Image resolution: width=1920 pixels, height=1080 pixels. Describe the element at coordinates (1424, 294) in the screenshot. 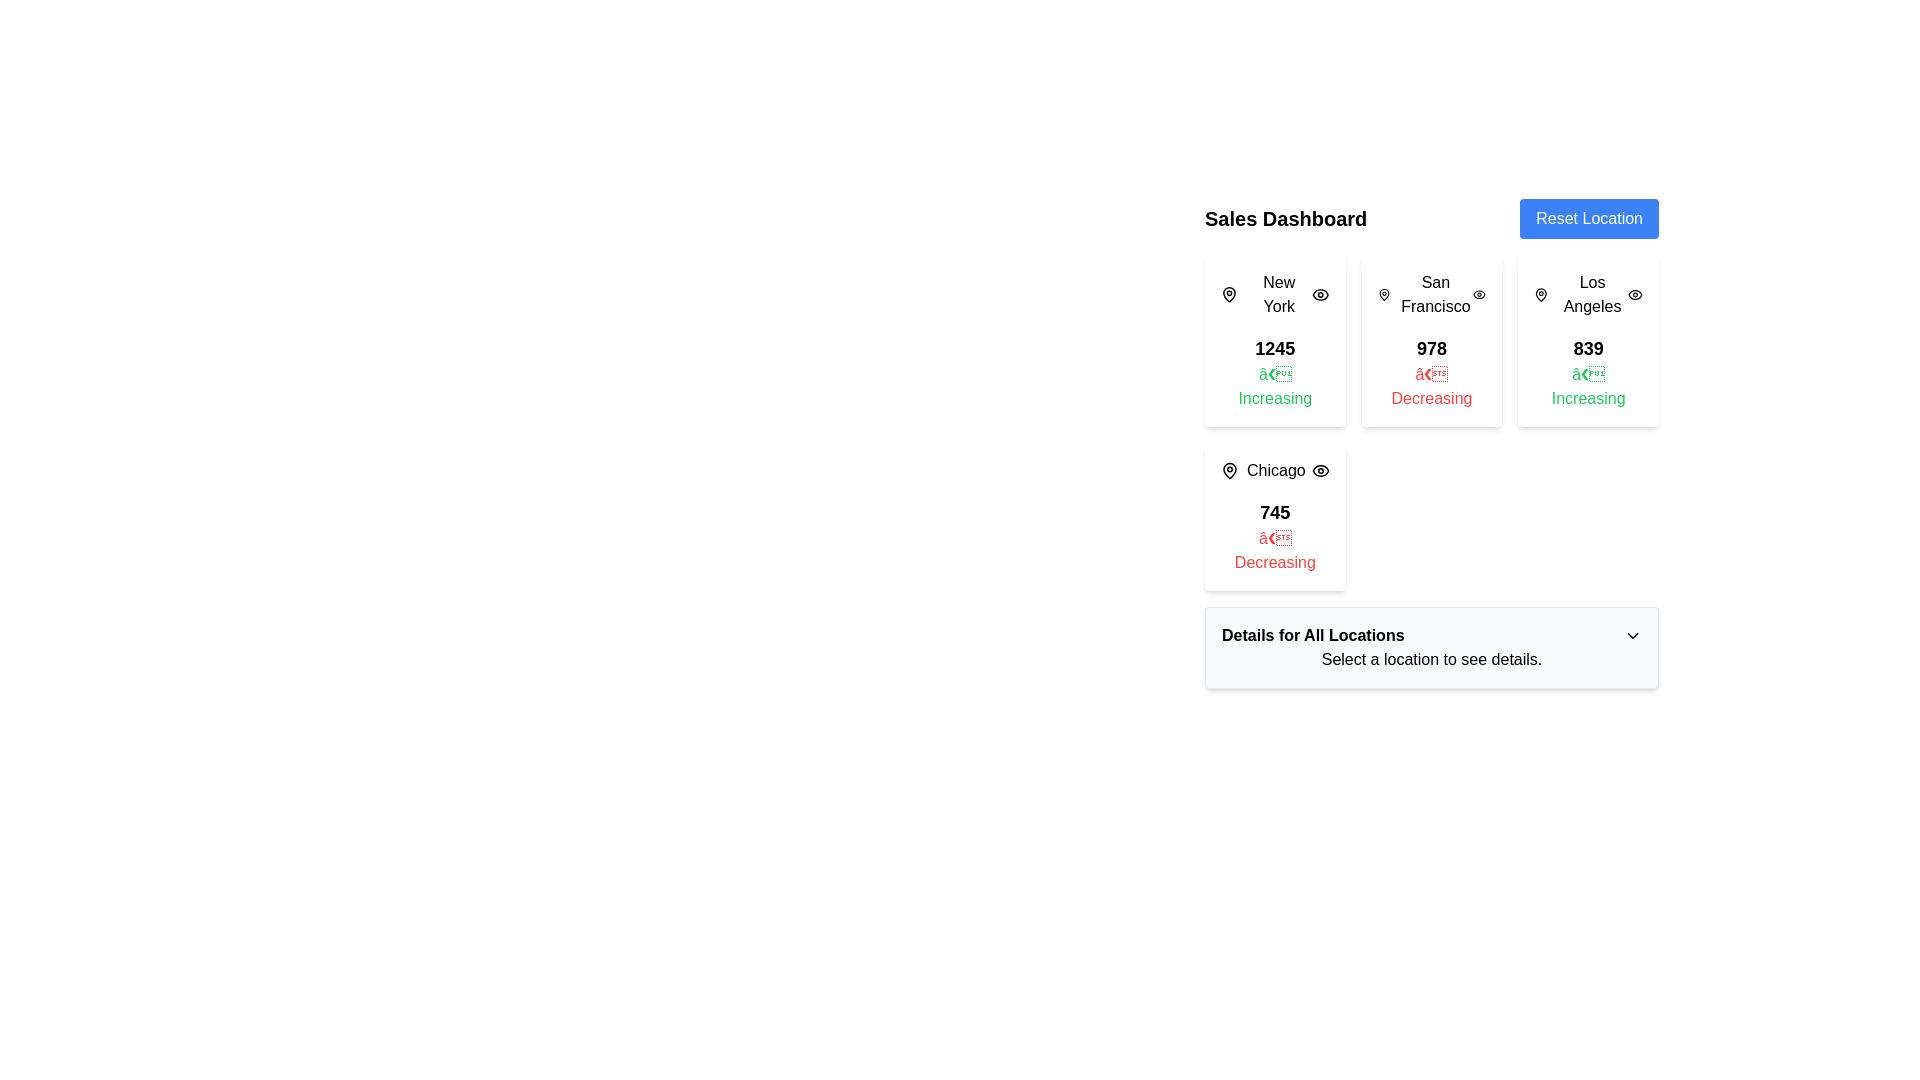

I see `the Text label displaying 'San Francisco' located in the top-middle section of the dashboard interface` at that location.